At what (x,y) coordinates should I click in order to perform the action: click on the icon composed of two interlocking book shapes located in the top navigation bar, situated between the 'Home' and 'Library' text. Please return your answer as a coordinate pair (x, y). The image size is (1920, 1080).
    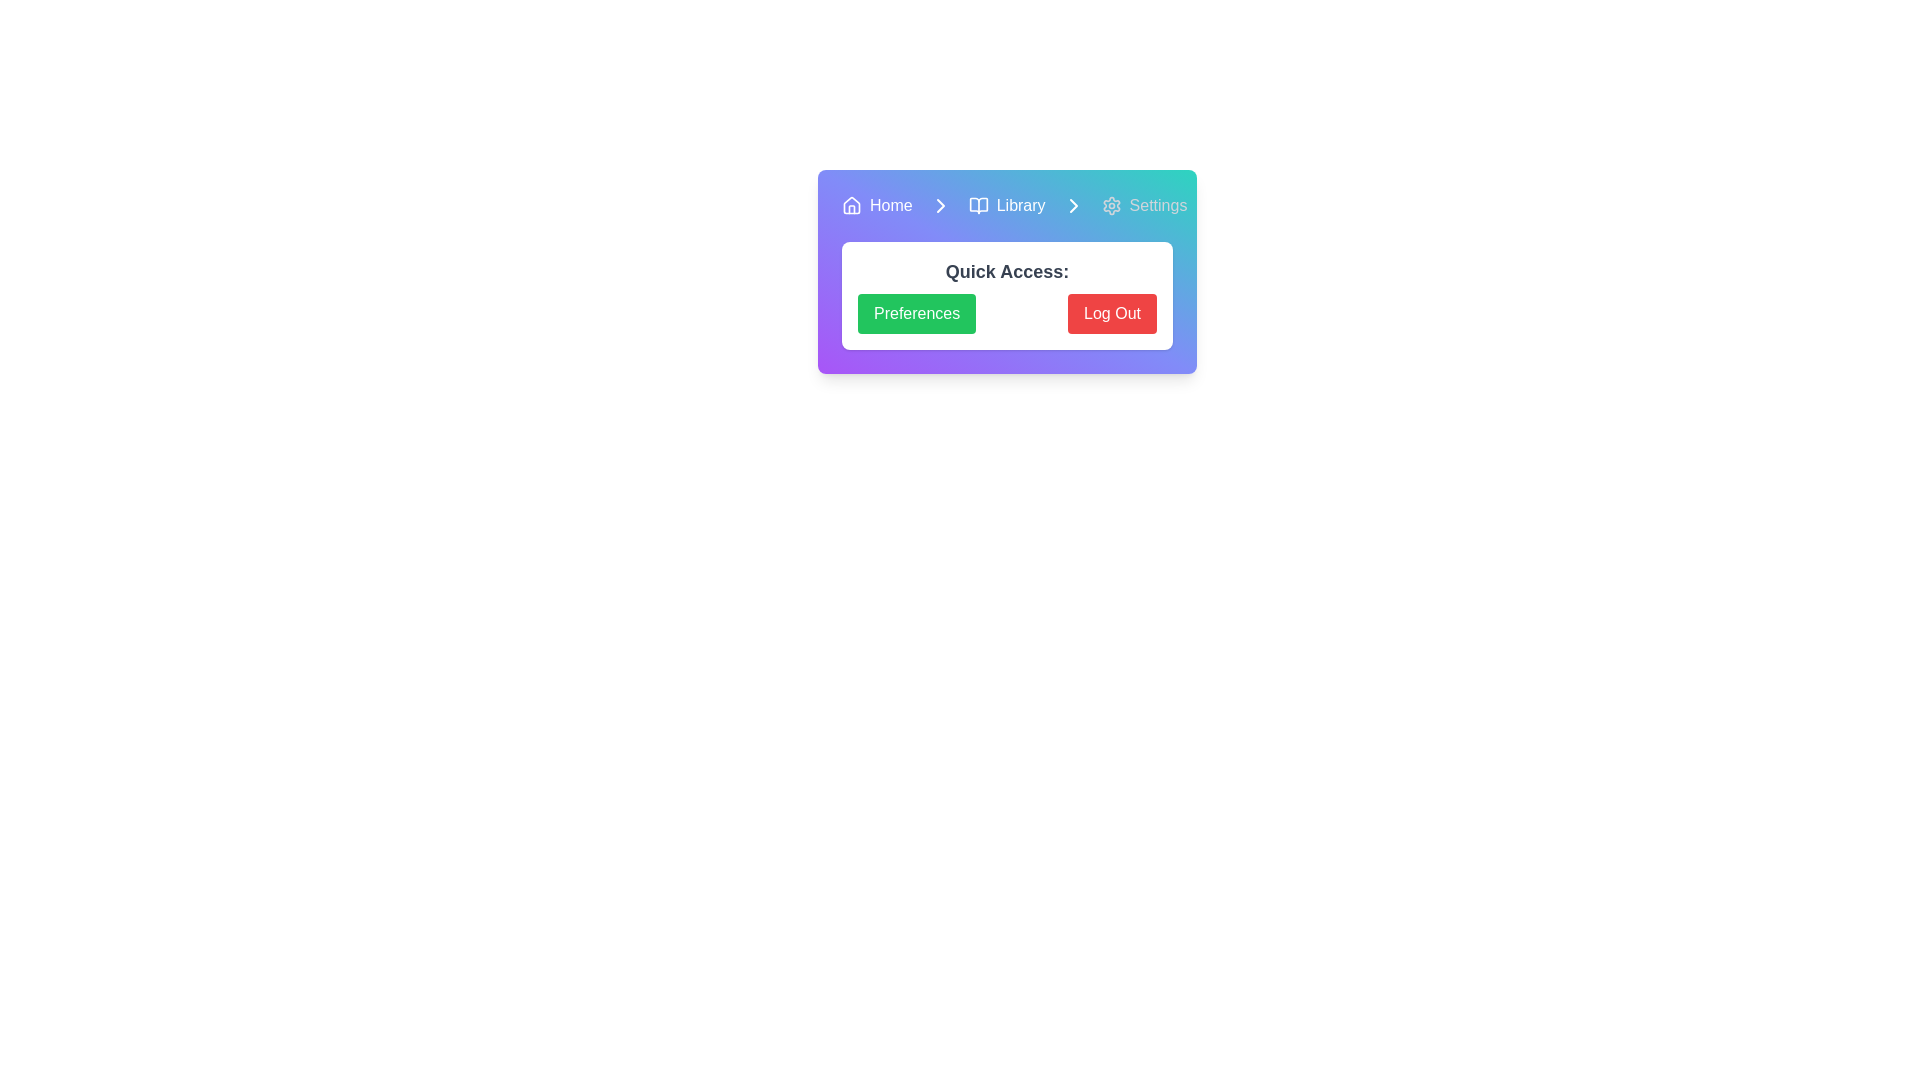
    Looking at the image, I should click on (978, 205).